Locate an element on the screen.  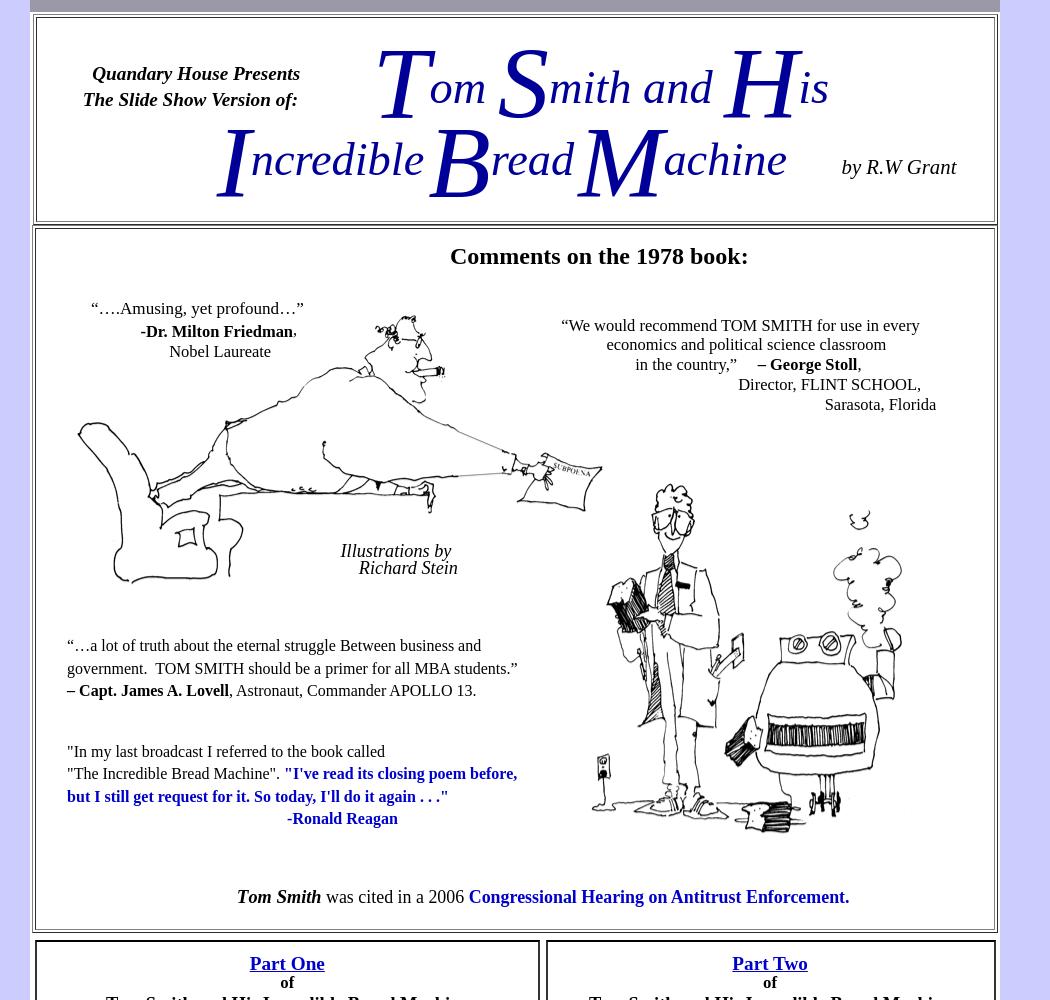
'M' is located at coordinates (577, 161).